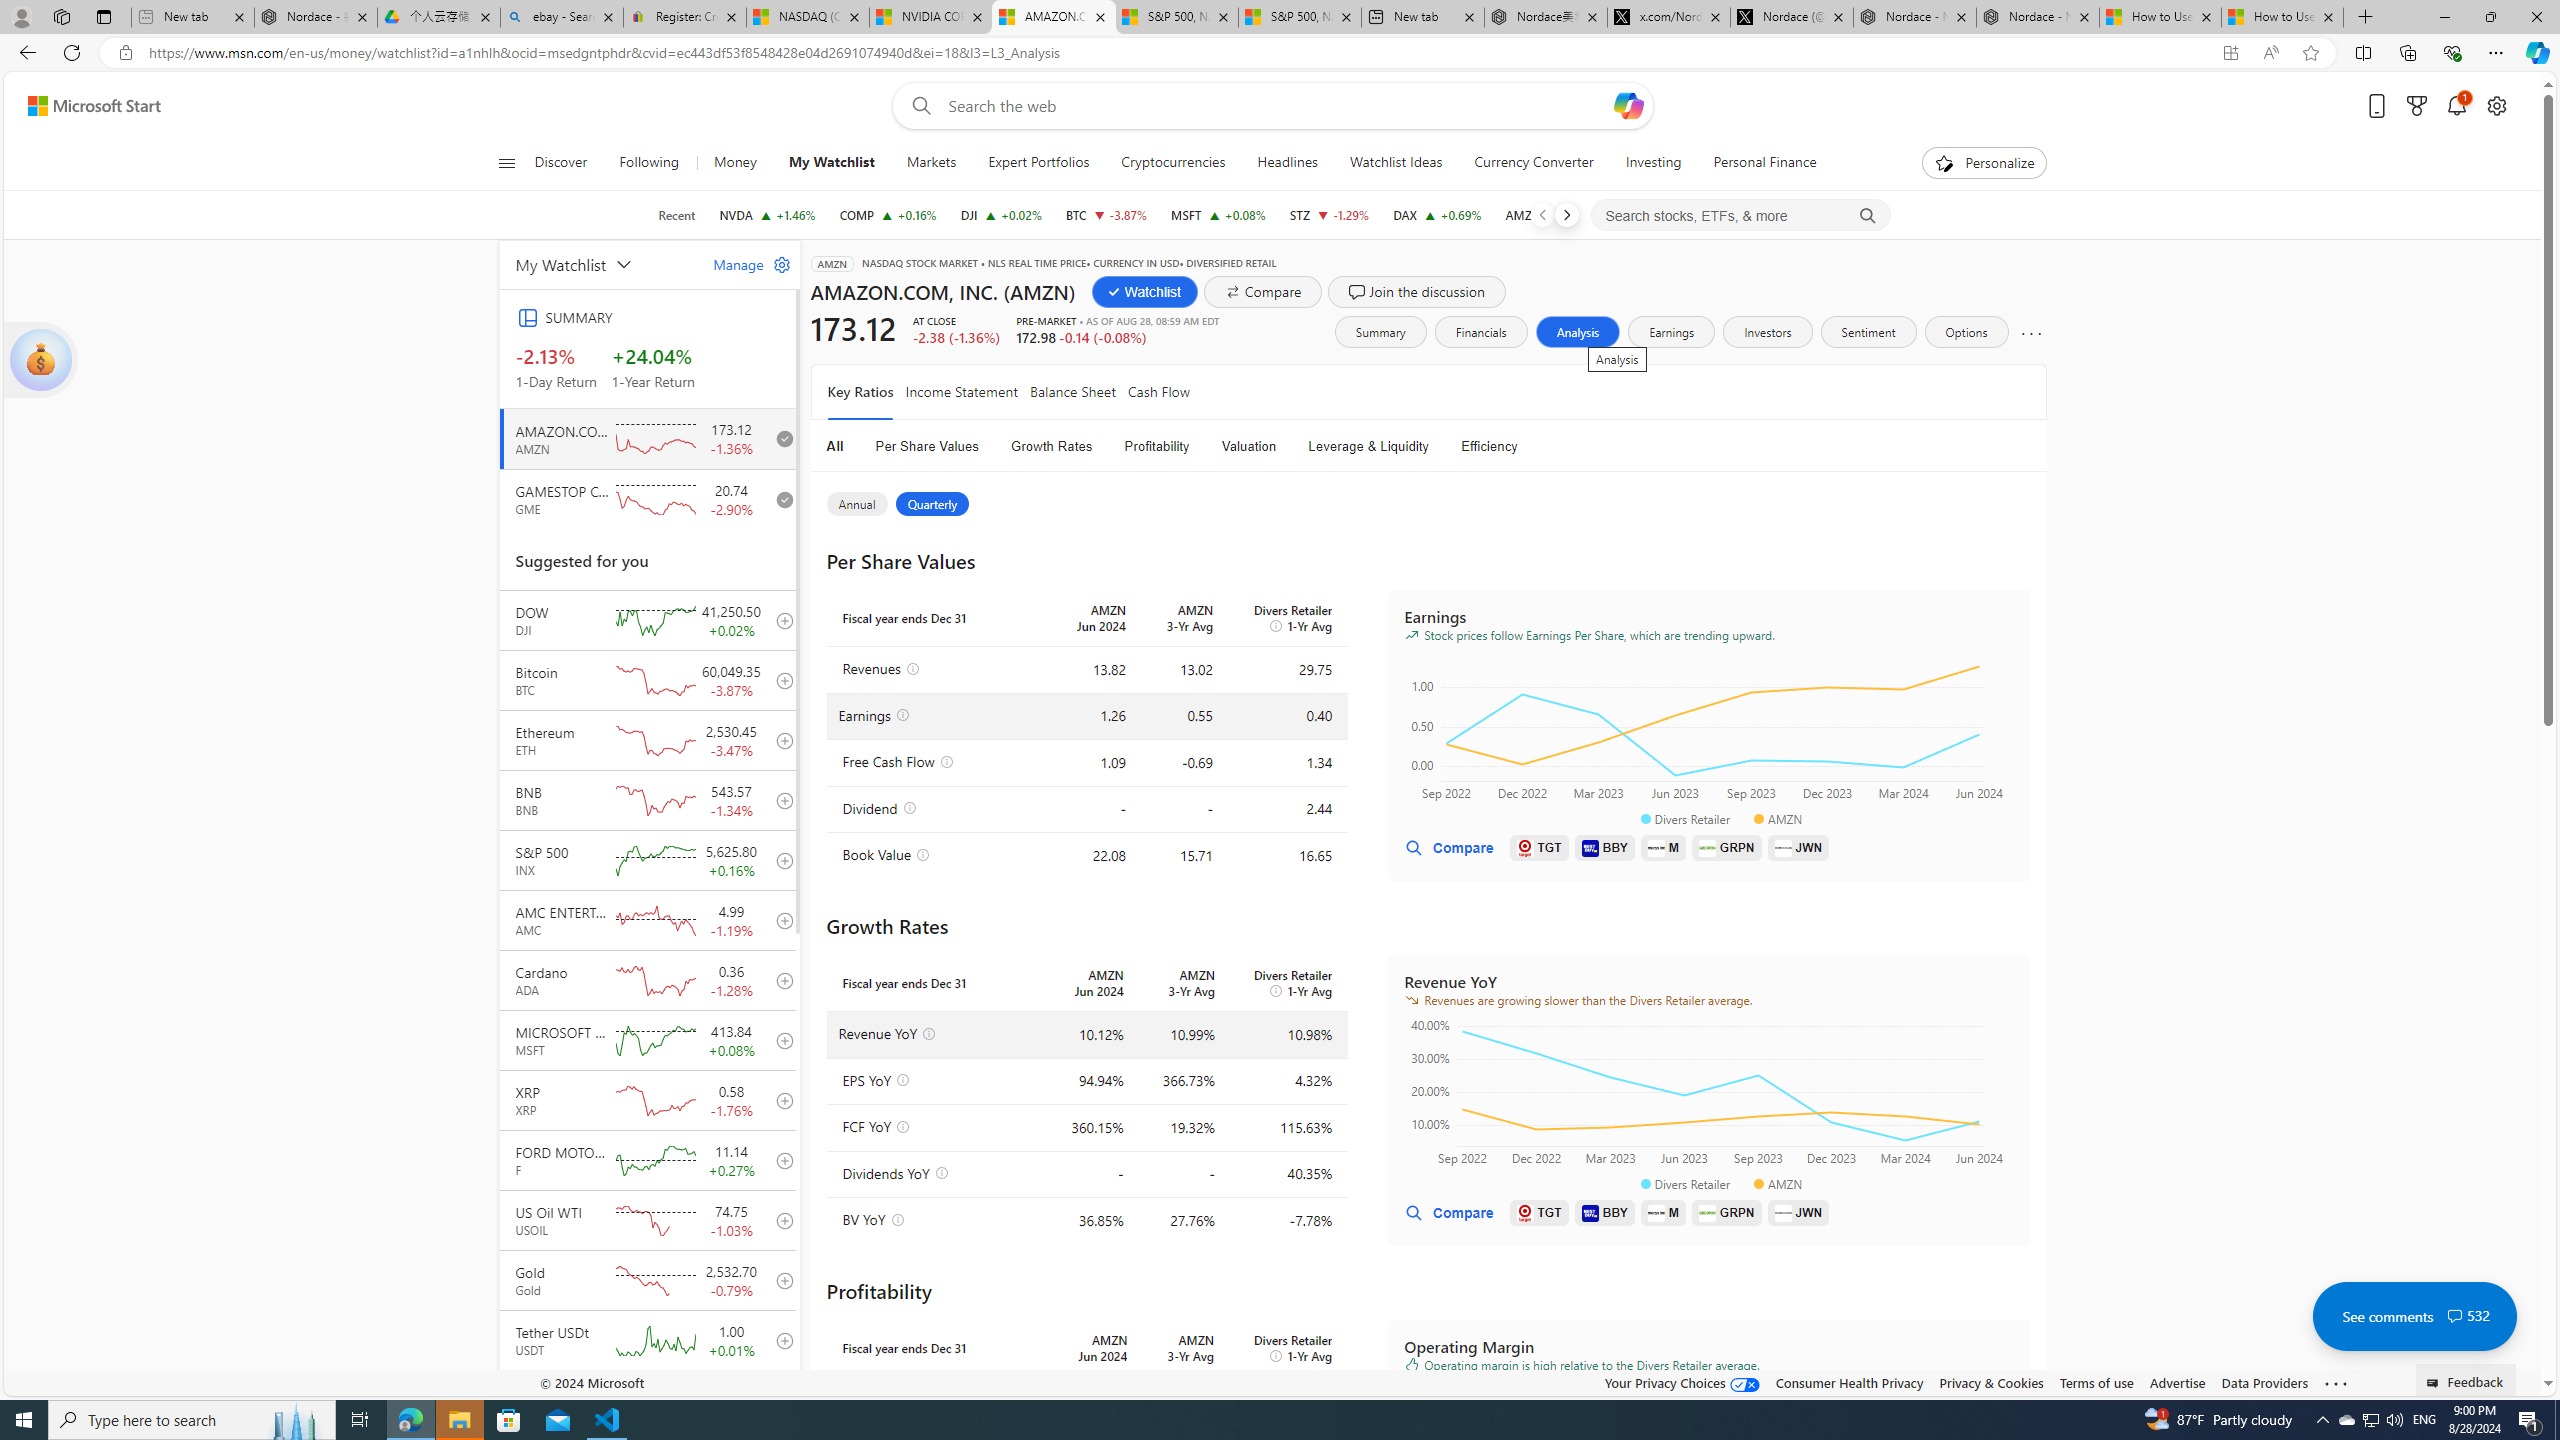  I want to click on 'Financials', so click(1479, 330).